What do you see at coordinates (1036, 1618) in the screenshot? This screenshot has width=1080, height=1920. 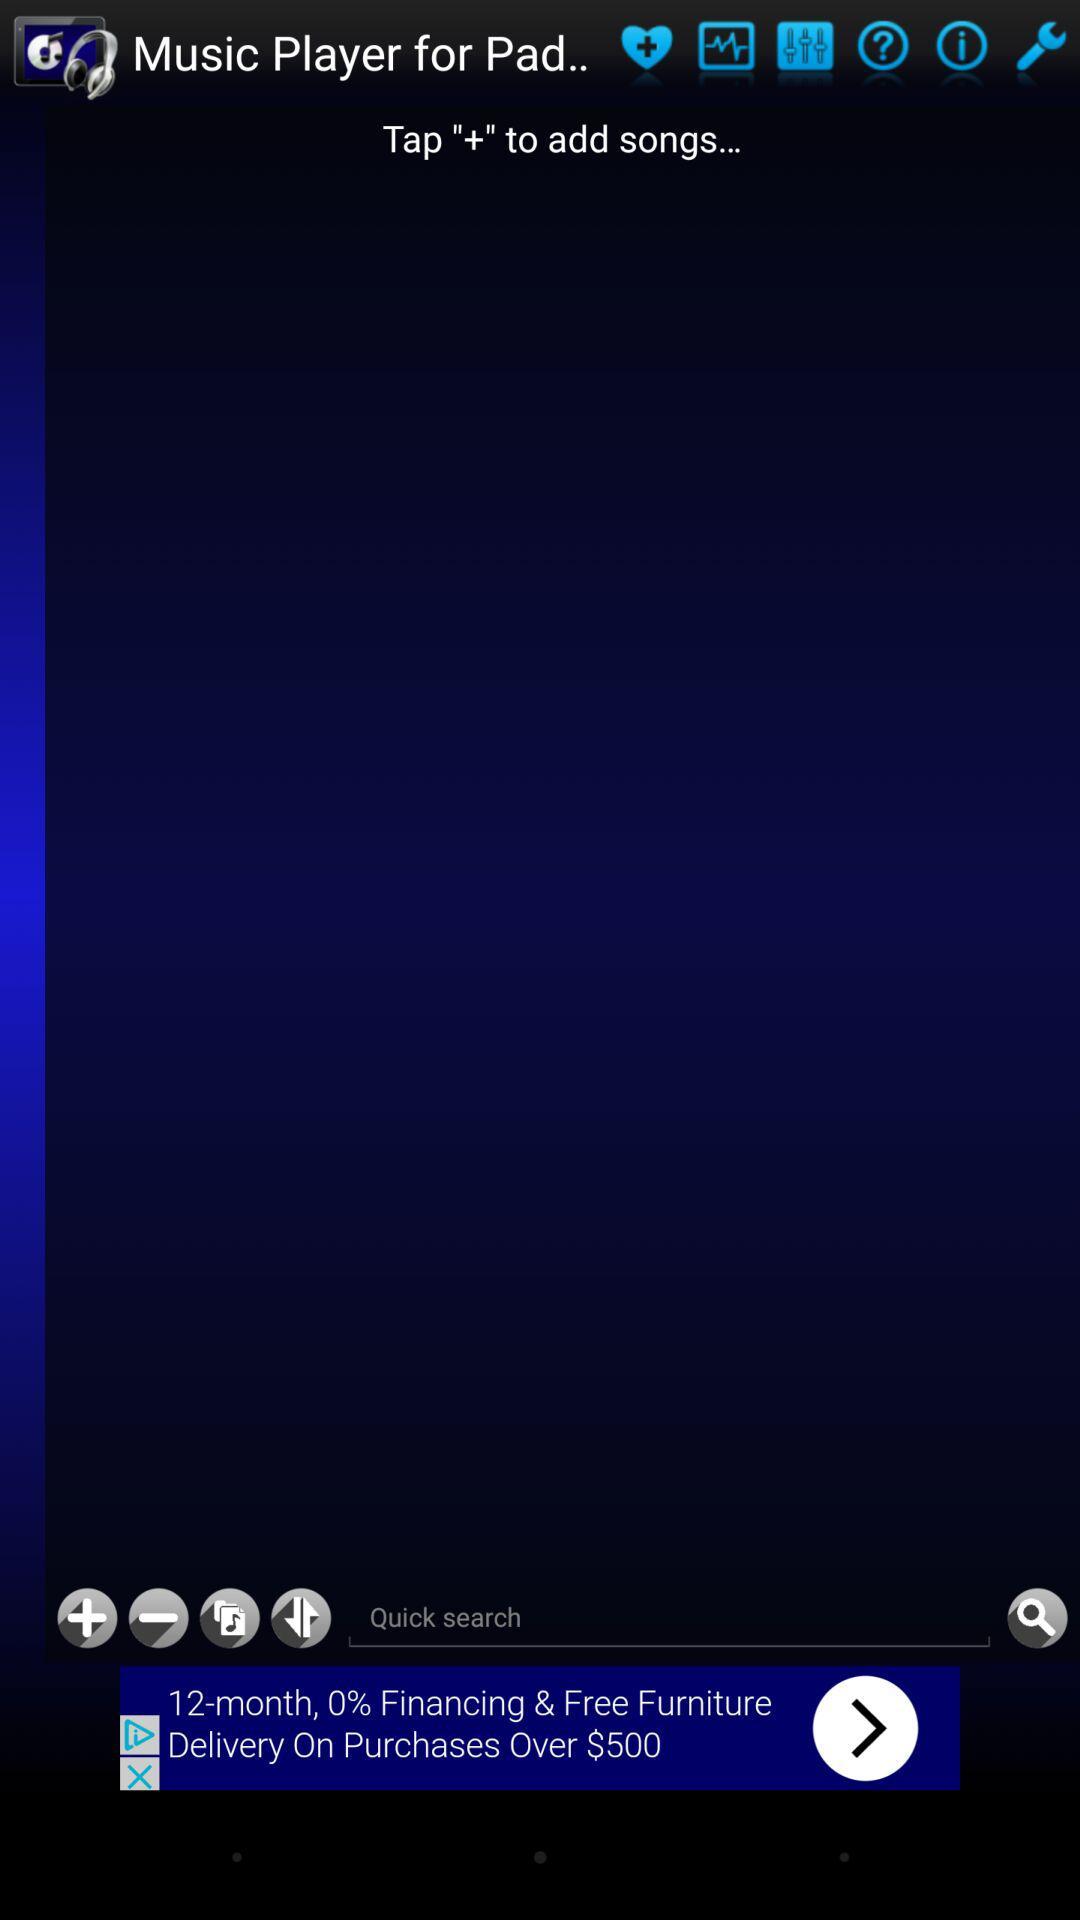 I see `search` at bounding box center [1036, 1618].